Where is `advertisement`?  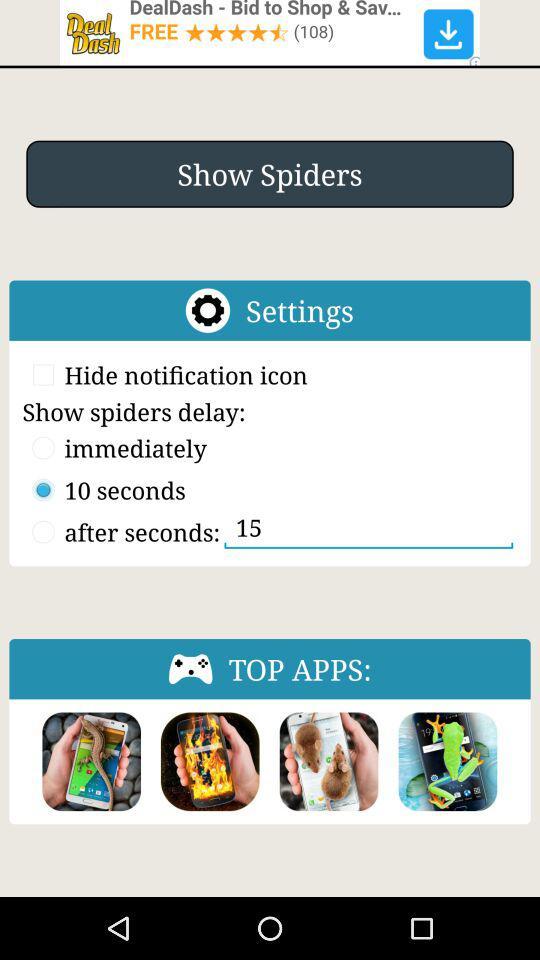 advertisement is located at coordinates (270, 31).